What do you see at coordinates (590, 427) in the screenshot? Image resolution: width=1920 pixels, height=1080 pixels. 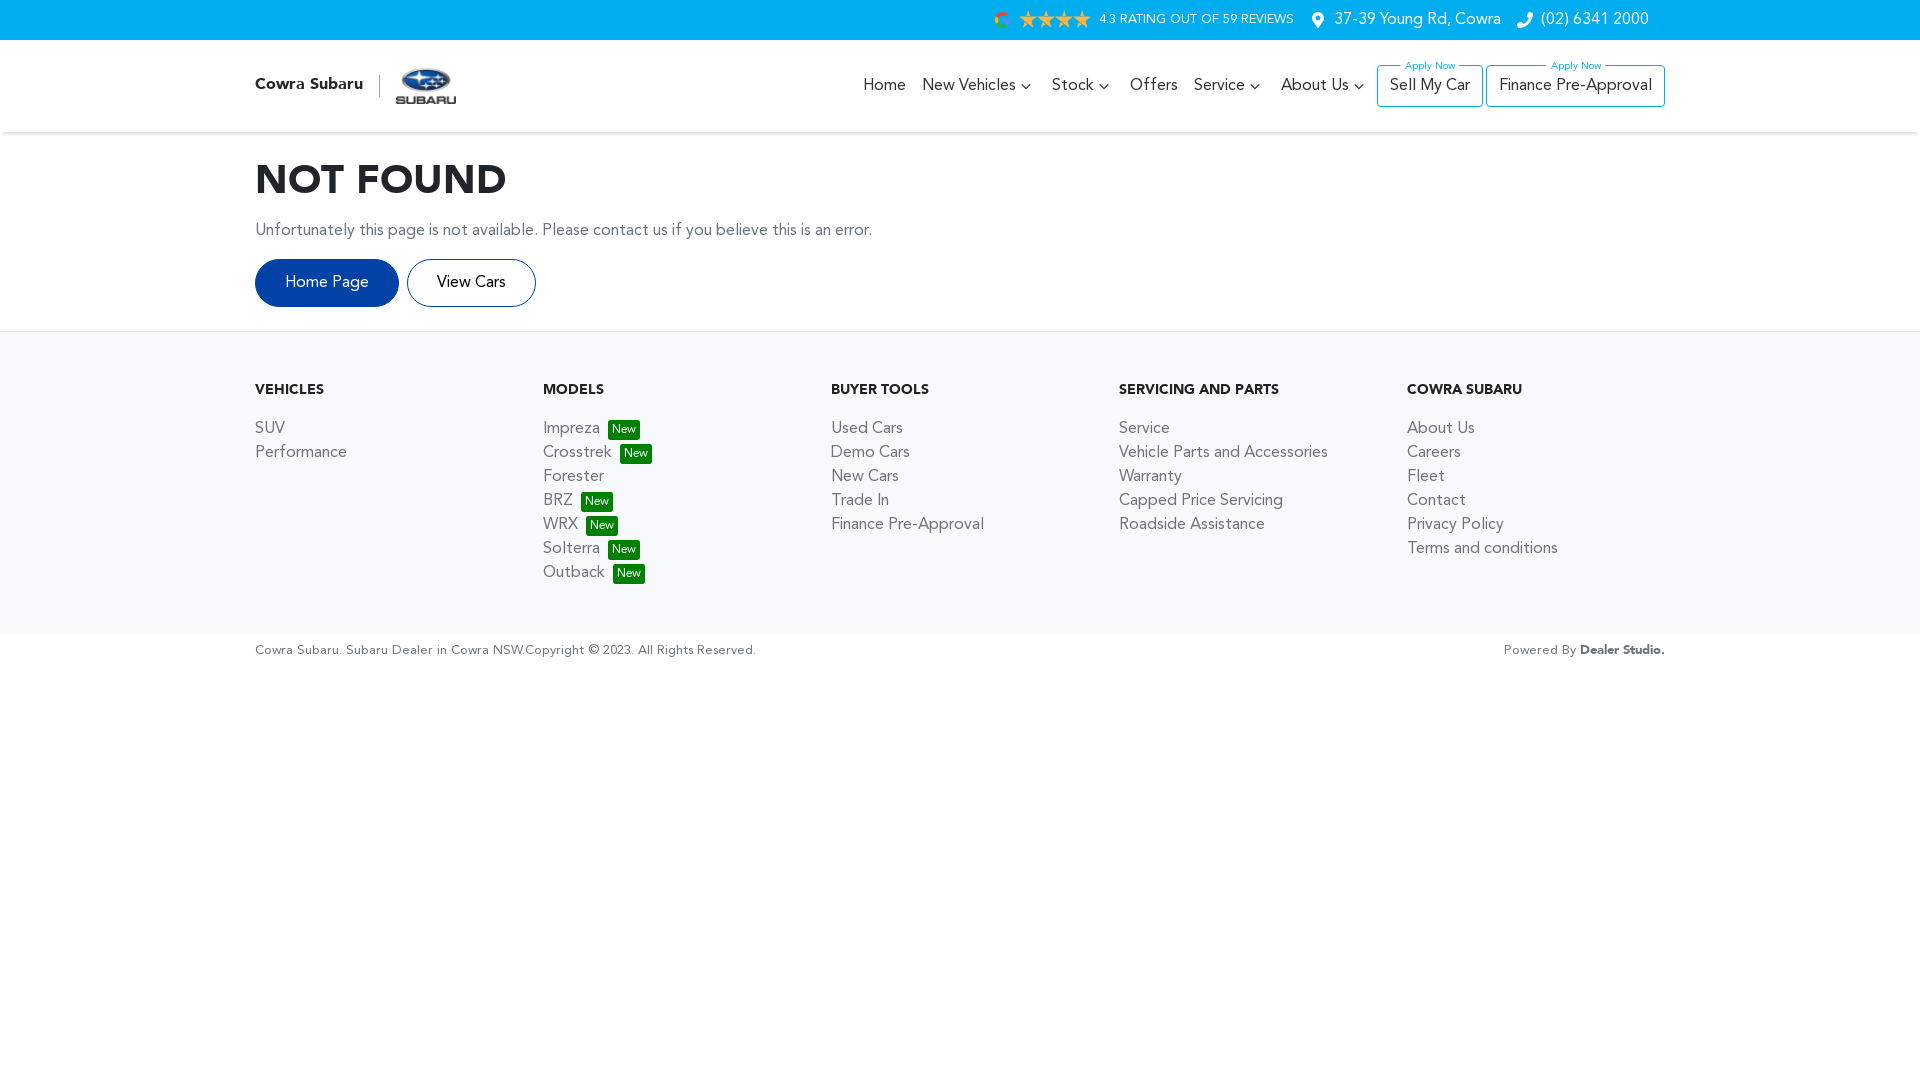 I see `'Impreza'` at bounding box center [590, 427].